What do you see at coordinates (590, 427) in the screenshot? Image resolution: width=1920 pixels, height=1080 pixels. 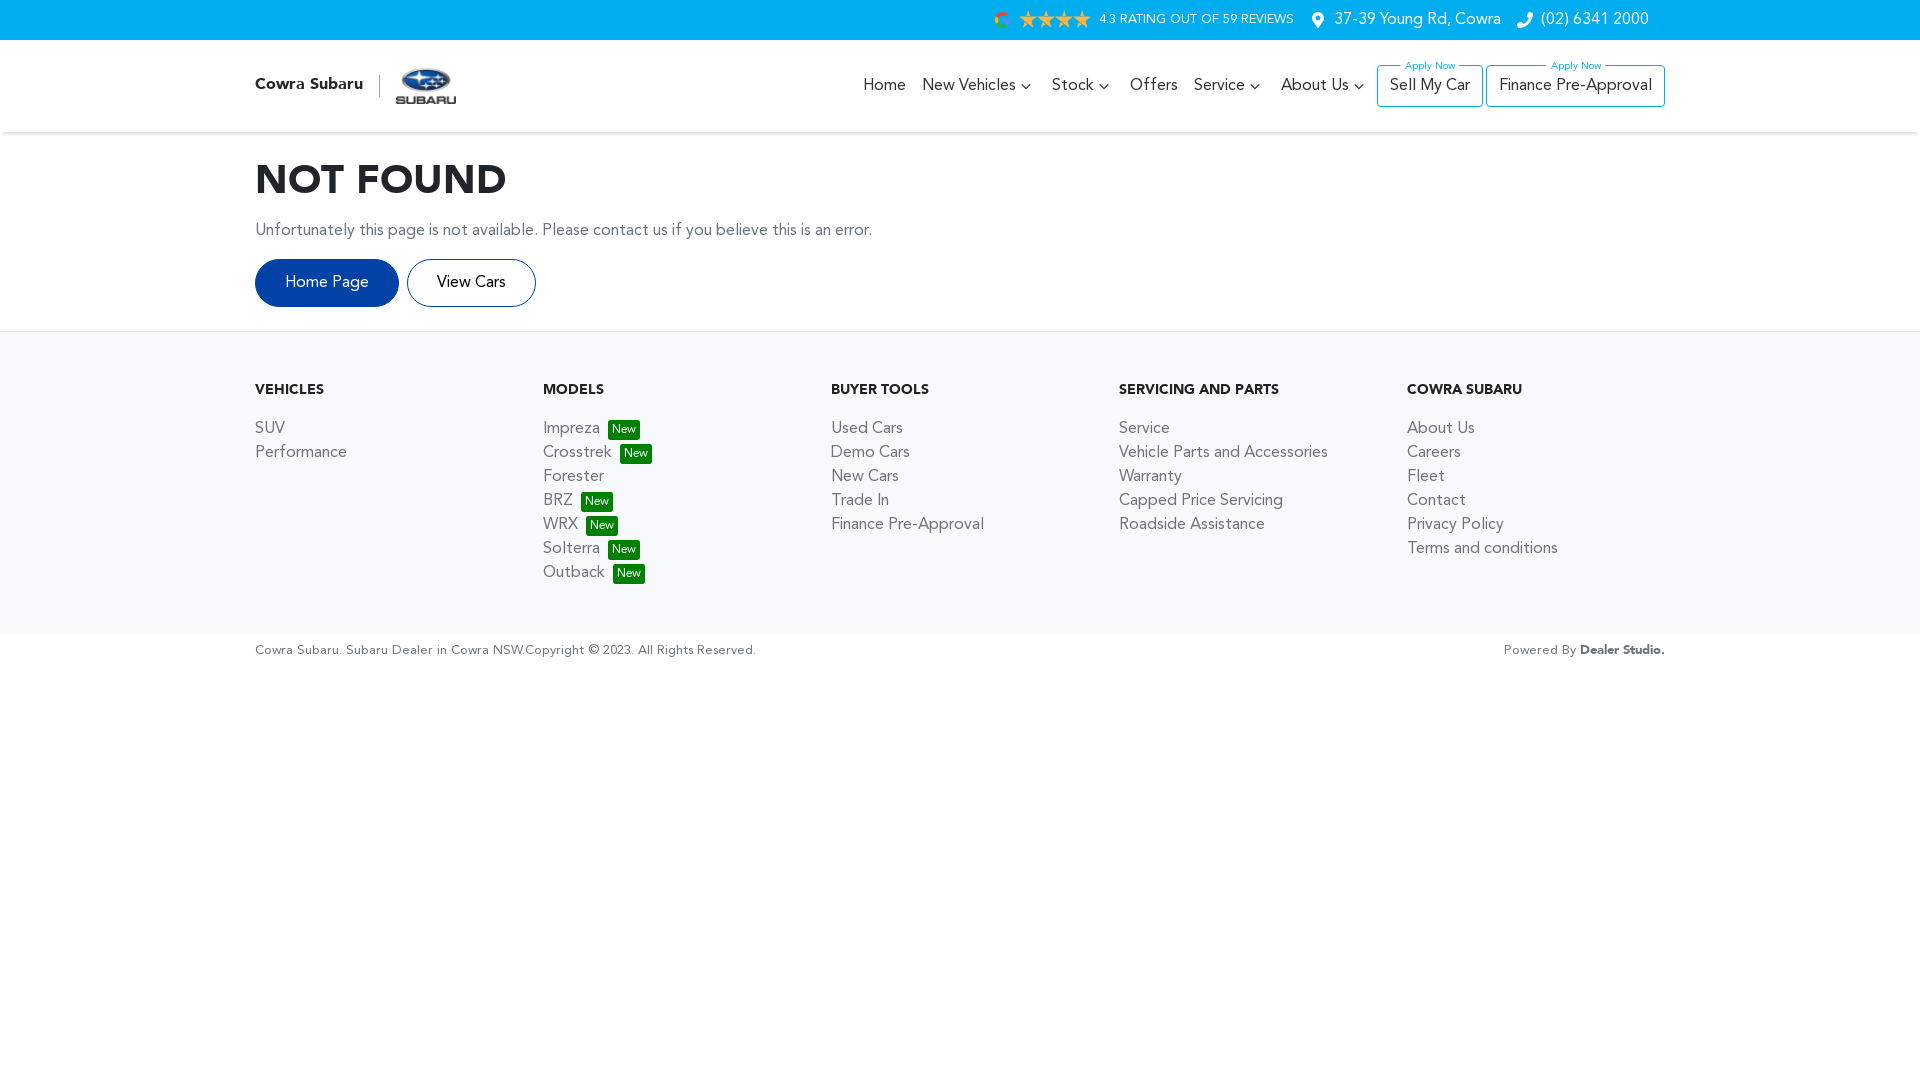 I see `'Impreza'` at bounding box center [590, 427].